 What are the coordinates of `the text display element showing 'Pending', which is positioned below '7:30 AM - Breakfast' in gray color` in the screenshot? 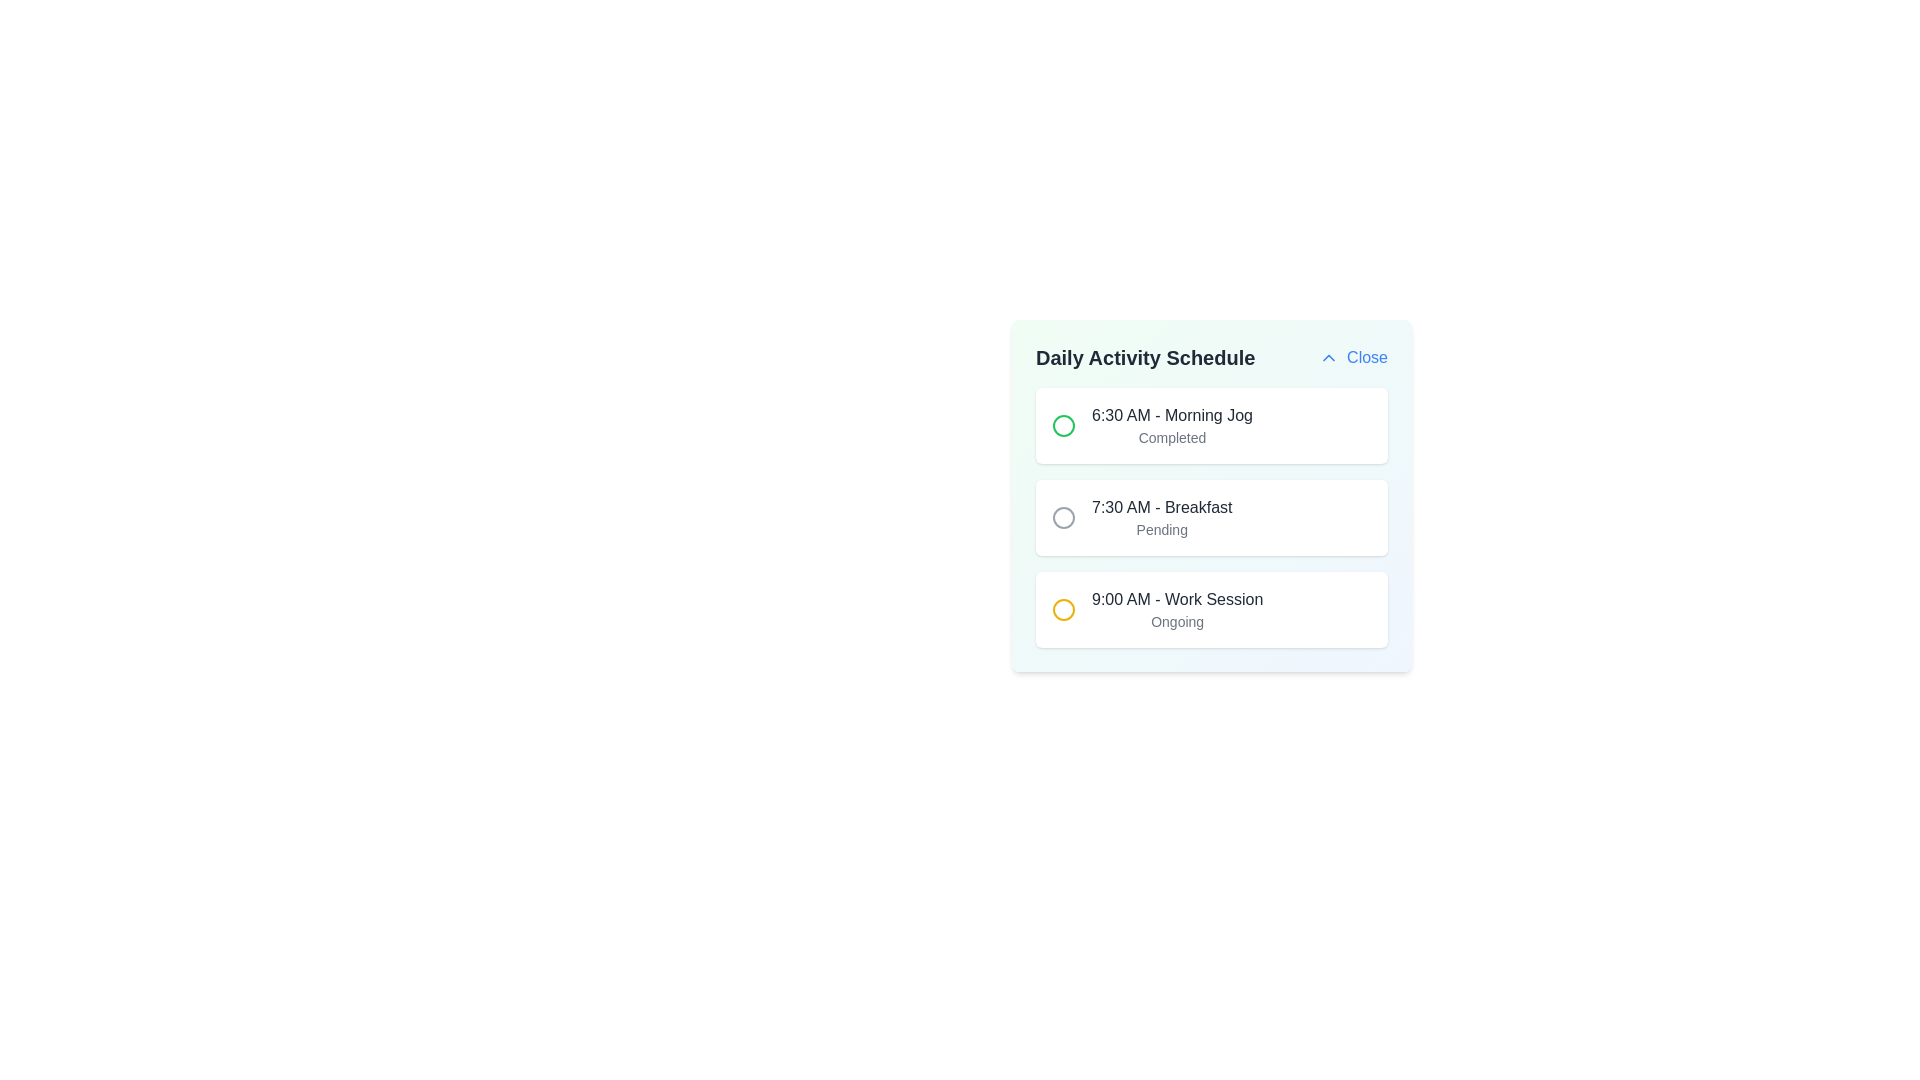 It's located at (1162, 528).